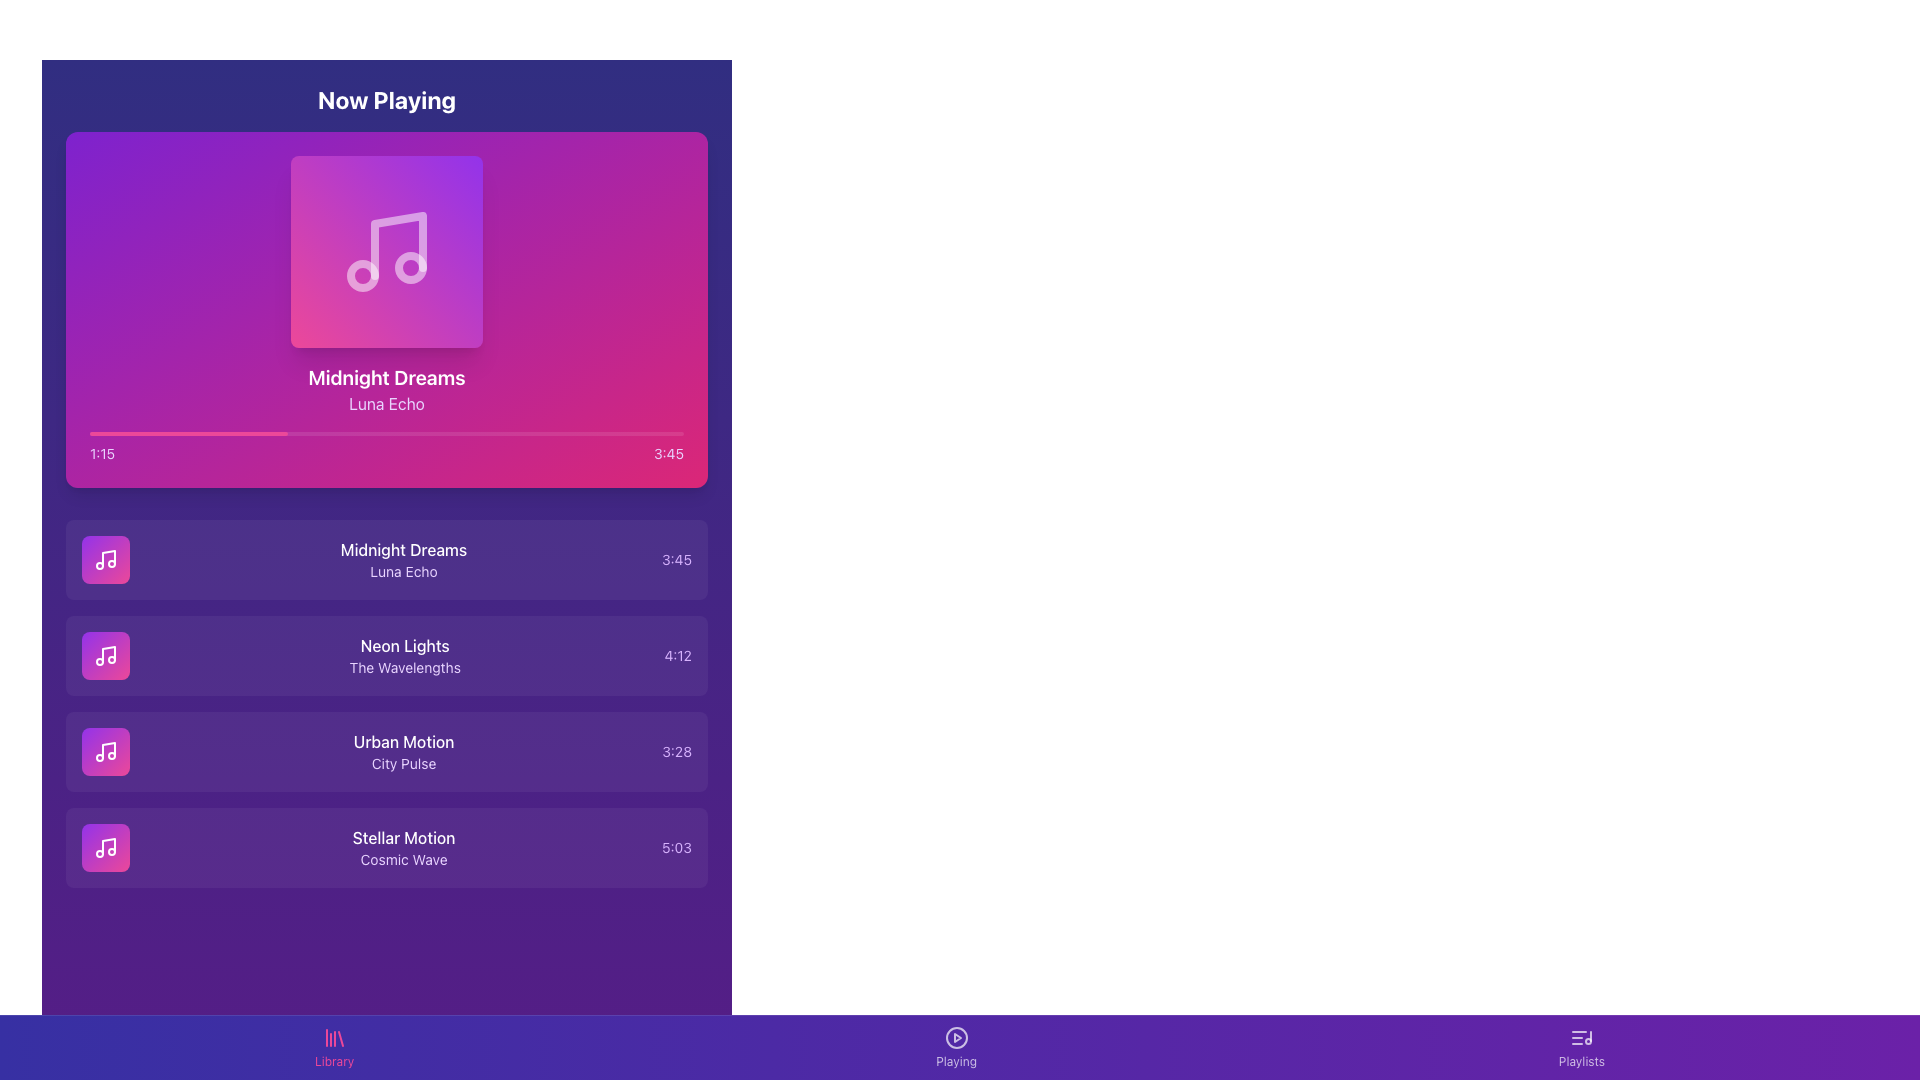 The image size is (1920, 1080). I want to click on the Text label indicating the elapsed time of the currently playing track, located at the left side of the progress bar, so click(101, 454).